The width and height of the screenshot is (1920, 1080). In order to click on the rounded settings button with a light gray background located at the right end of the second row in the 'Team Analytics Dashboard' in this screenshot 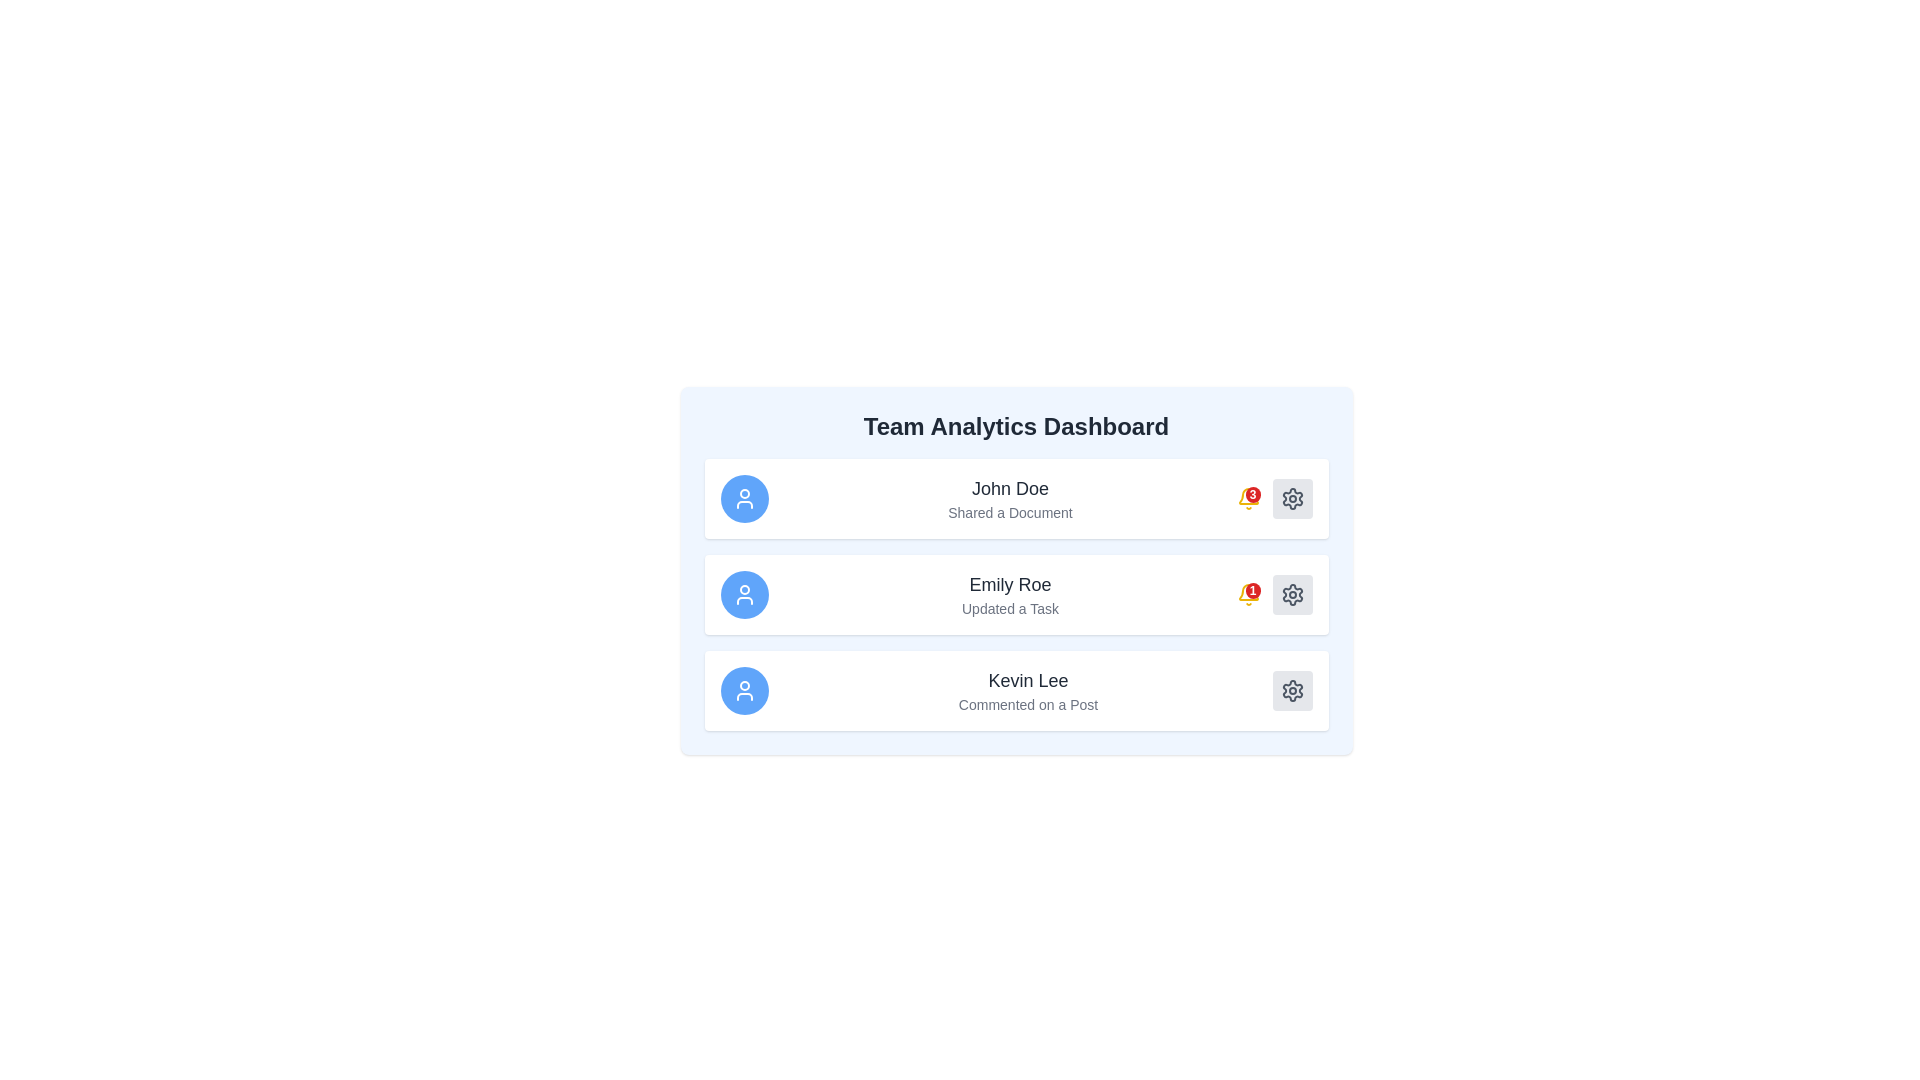, I will do `click(1292, 593)`.